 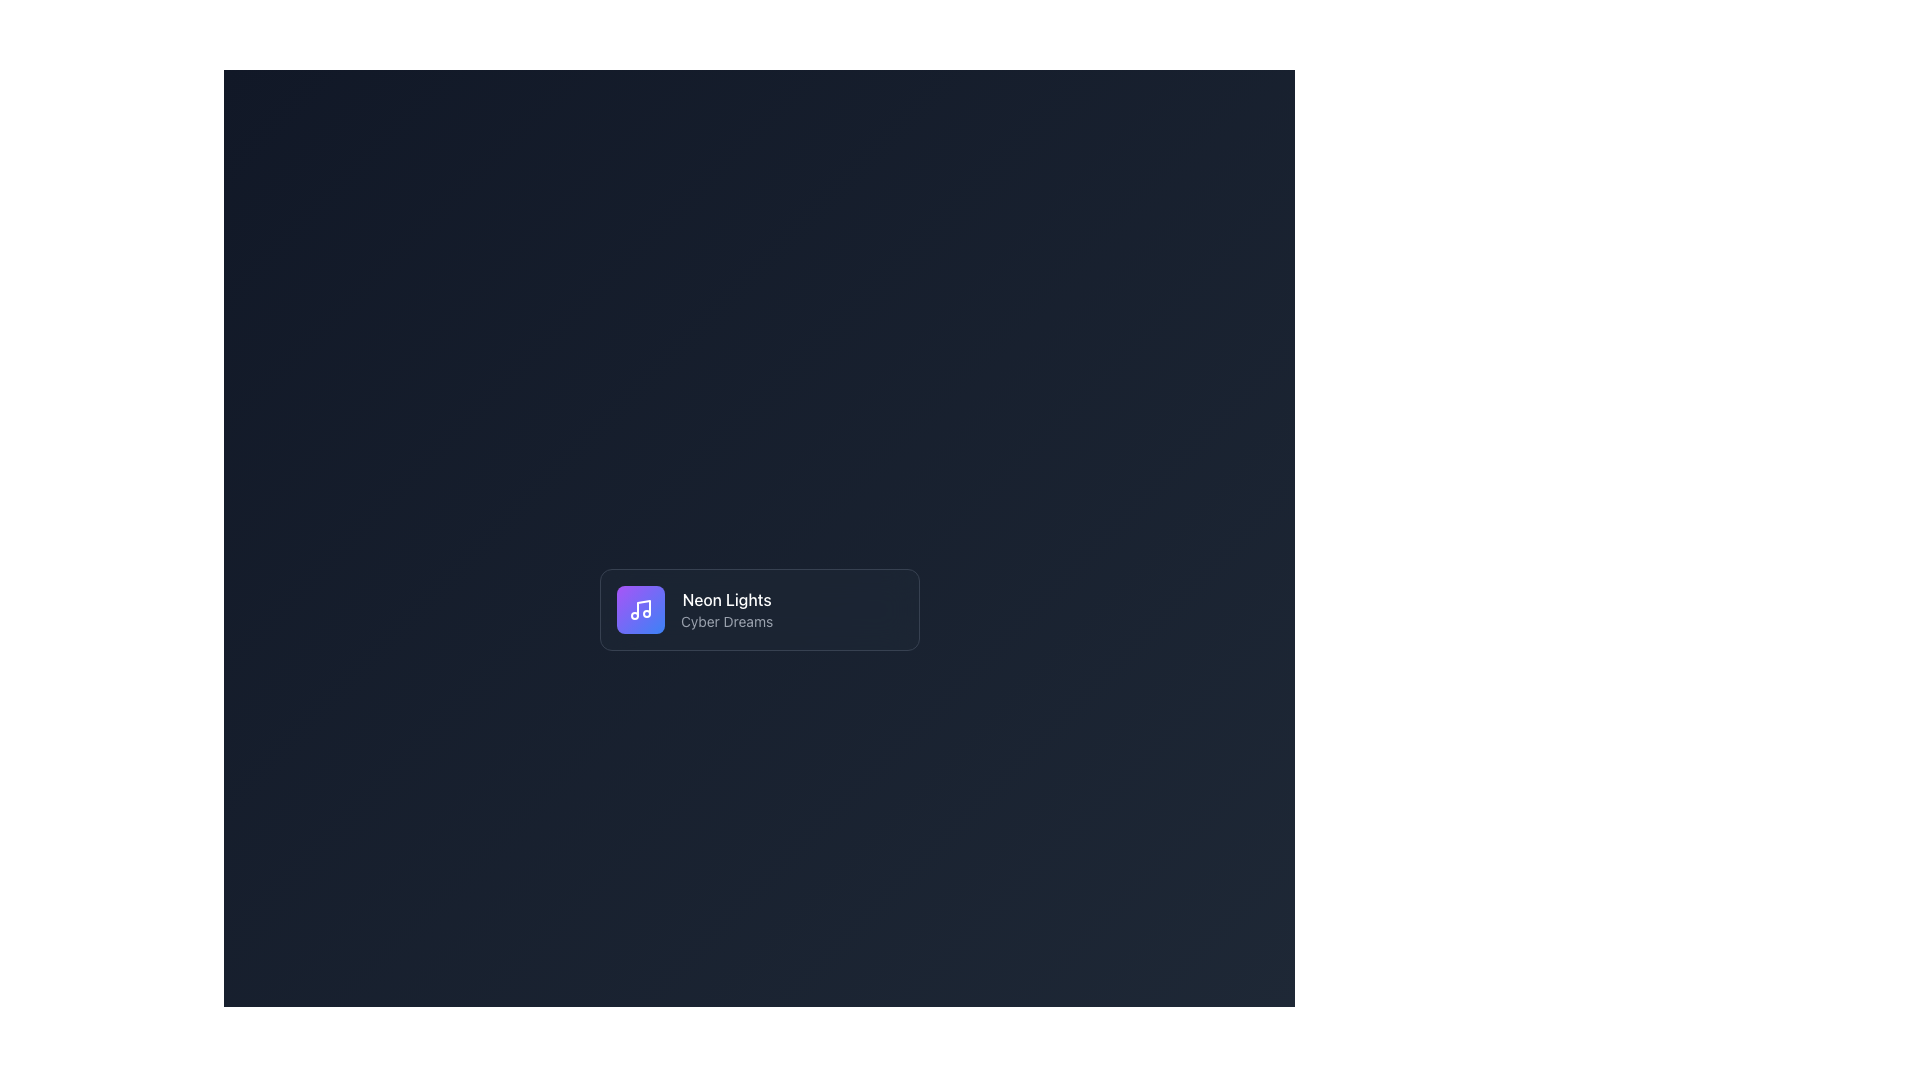 I want to click on the textual content display area that shows 'Neon Lights' in bold white font and 'Cyber Dreams' in smaller grayish font, located centrally on a card with a dark background, so click(x=725, y=608).